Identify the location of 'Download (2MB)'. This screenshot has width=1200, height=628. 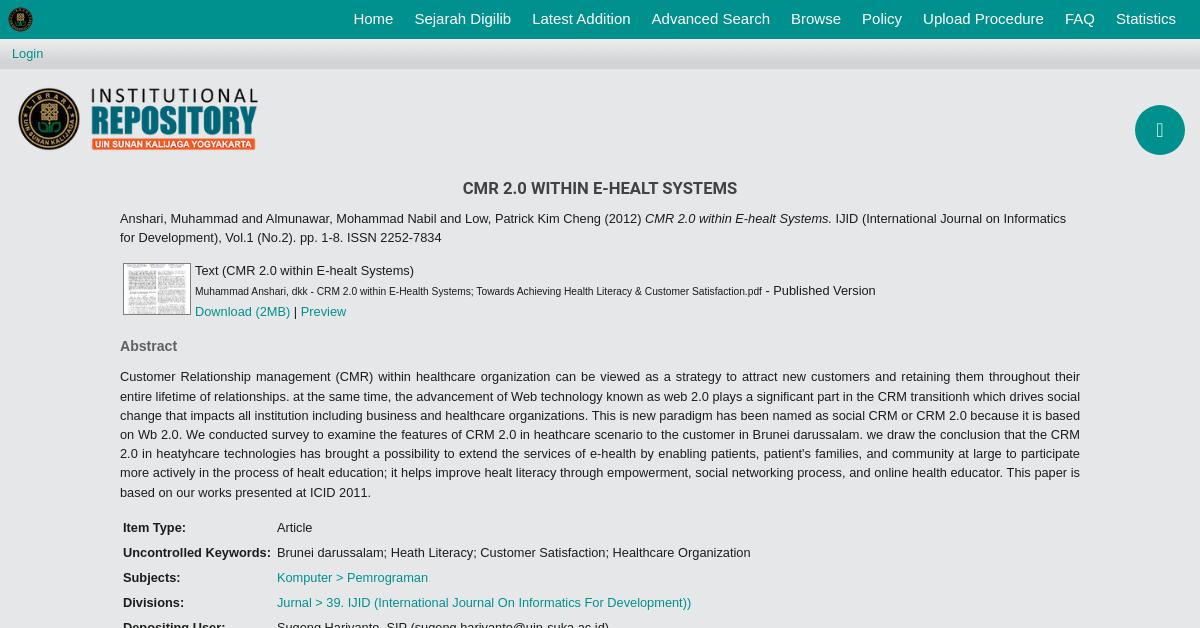
(241, 310).